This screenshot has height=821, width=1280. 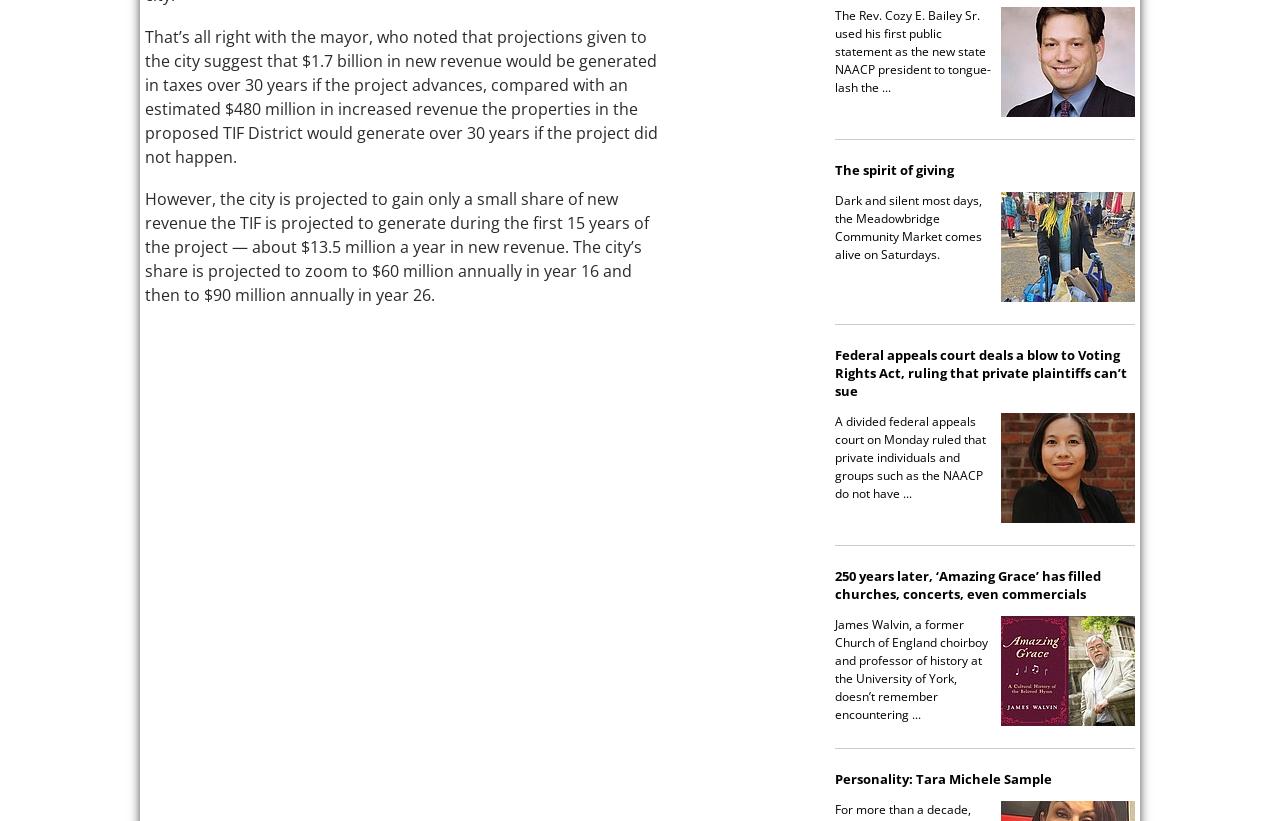 What do you see at coordinates (907, 225) in the screenshot?
I see `'Dark and silent most days, the Meadowbridge Community Market comes alive on Saturdays.'` at bounding box center [907, 225].